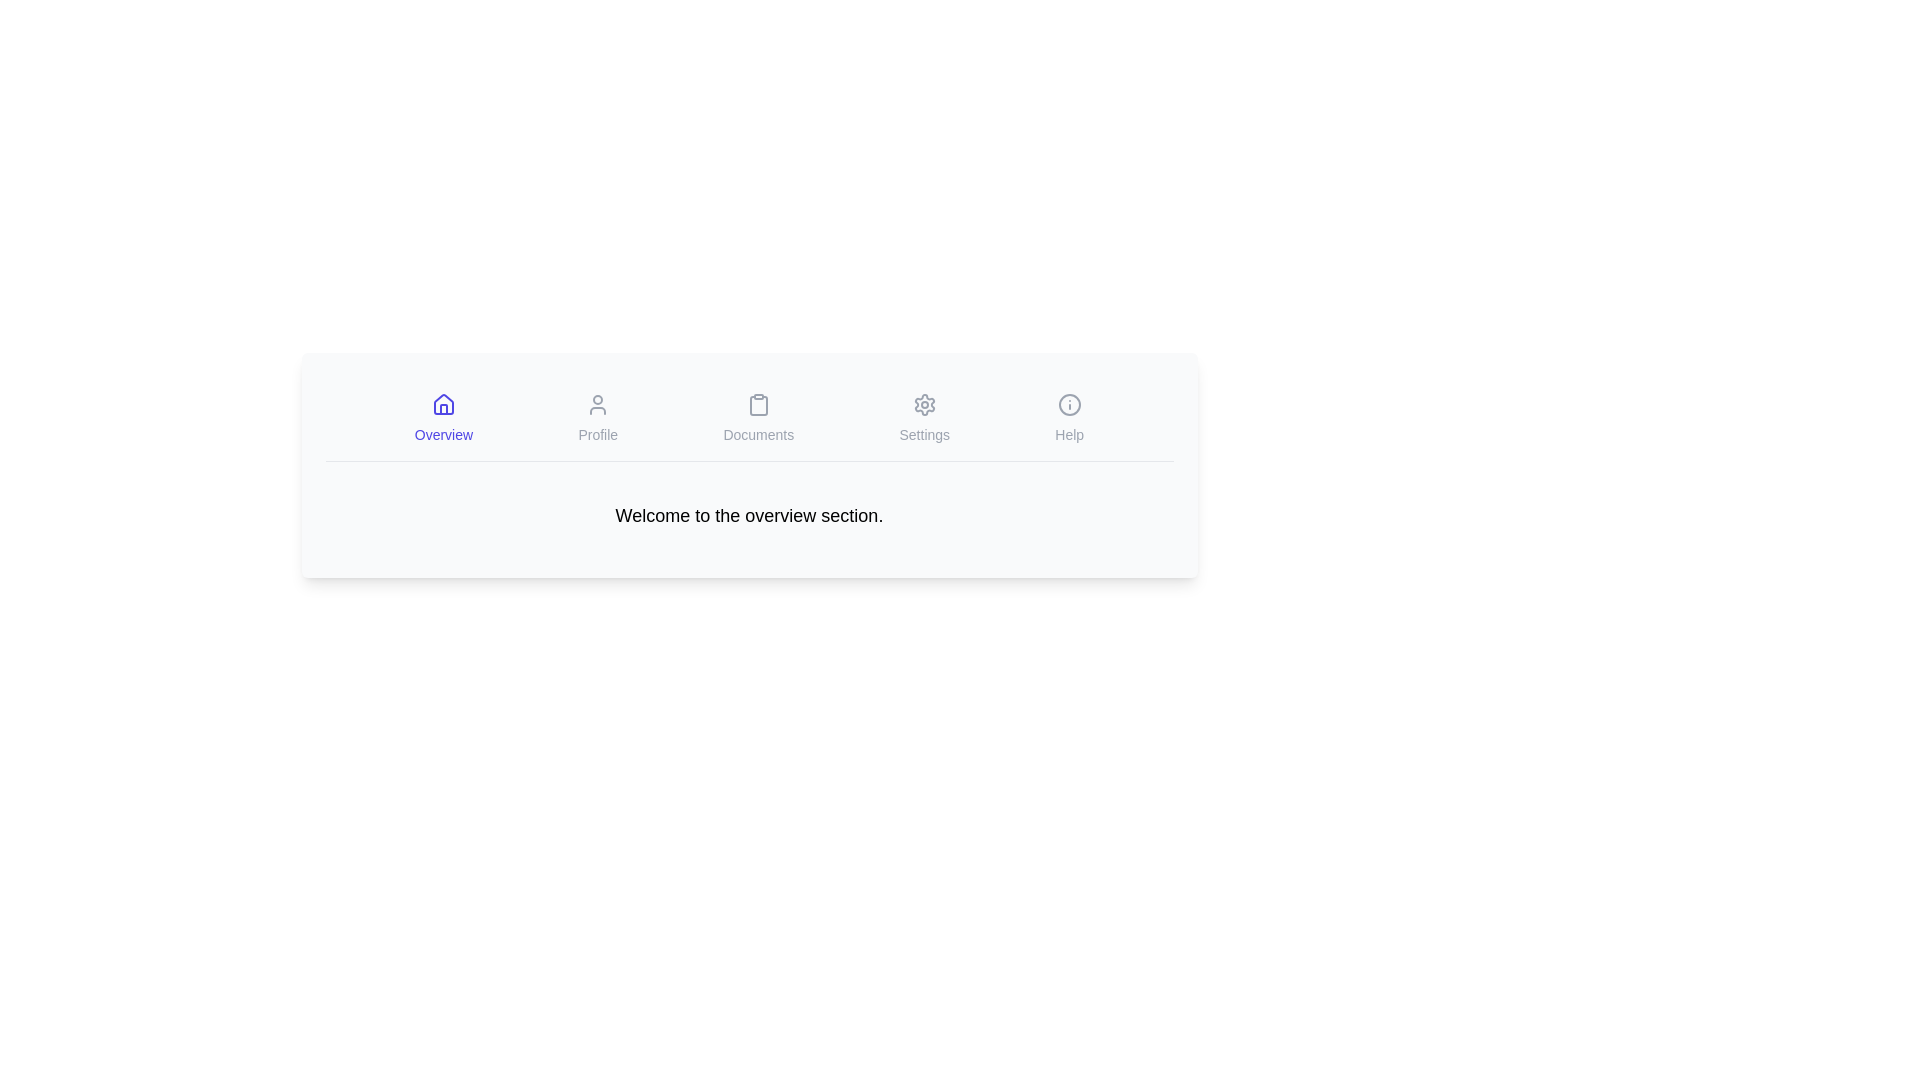  What do you see at coordinates (597, 405) in the screenshot?
I see `the user silhouette vector graphic icon in the bottom menu bar` at bounding box center [597, 405].